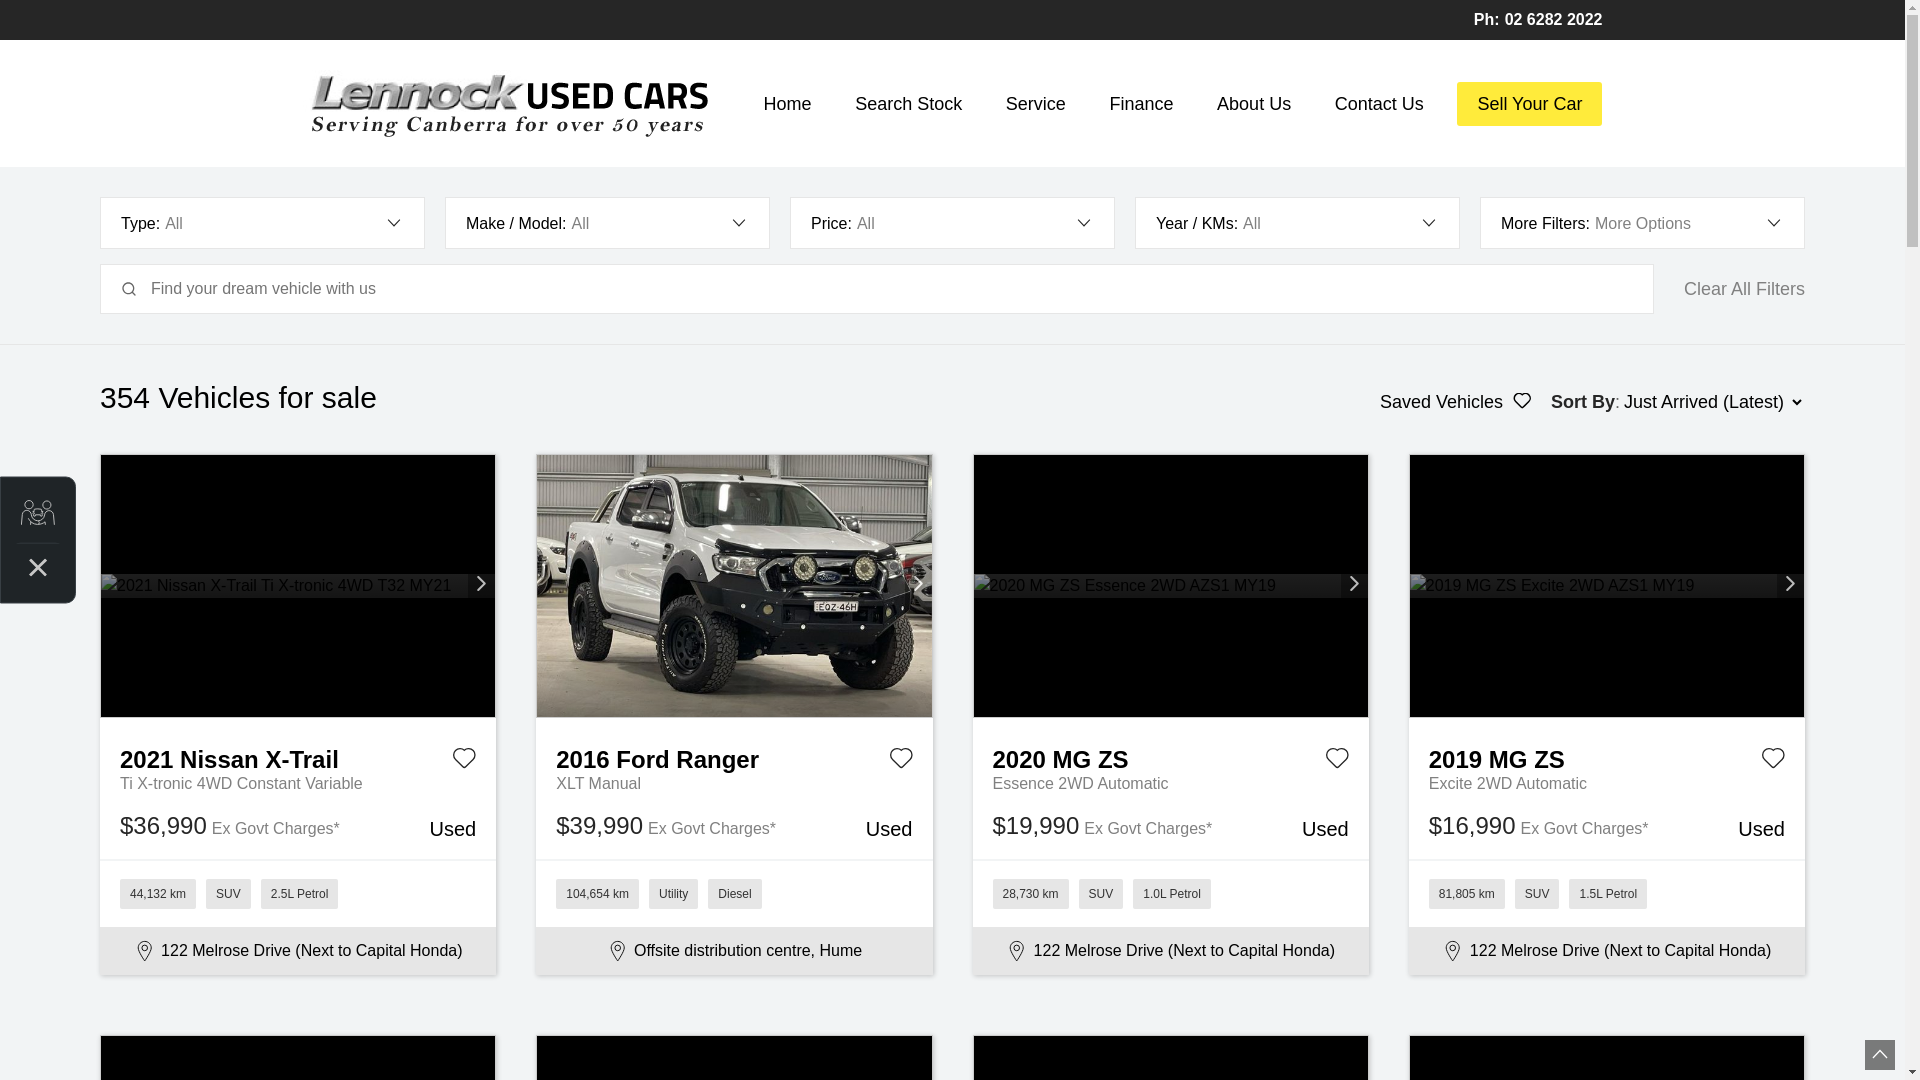  Describe the element at coordinates (1036, 104) in the screenshot. I see `'Service'` at that location.